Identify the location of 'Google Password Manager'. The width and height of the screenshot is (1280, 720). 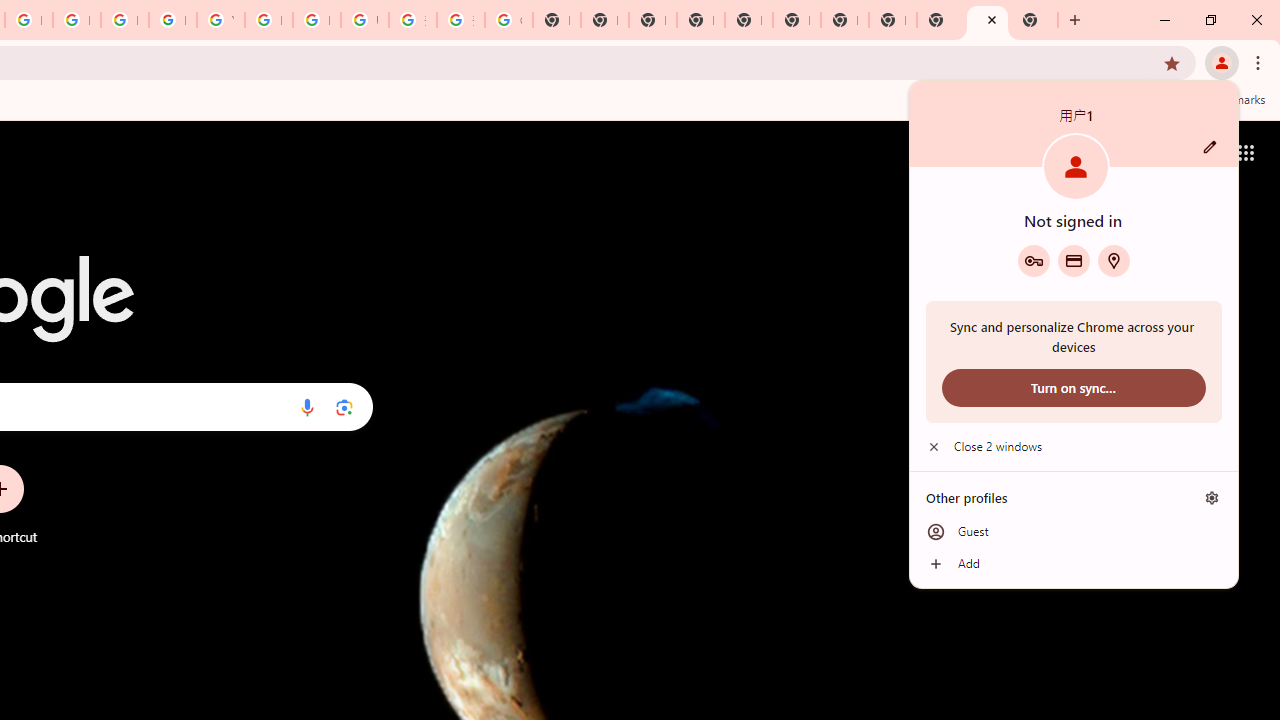
(1033, 260).